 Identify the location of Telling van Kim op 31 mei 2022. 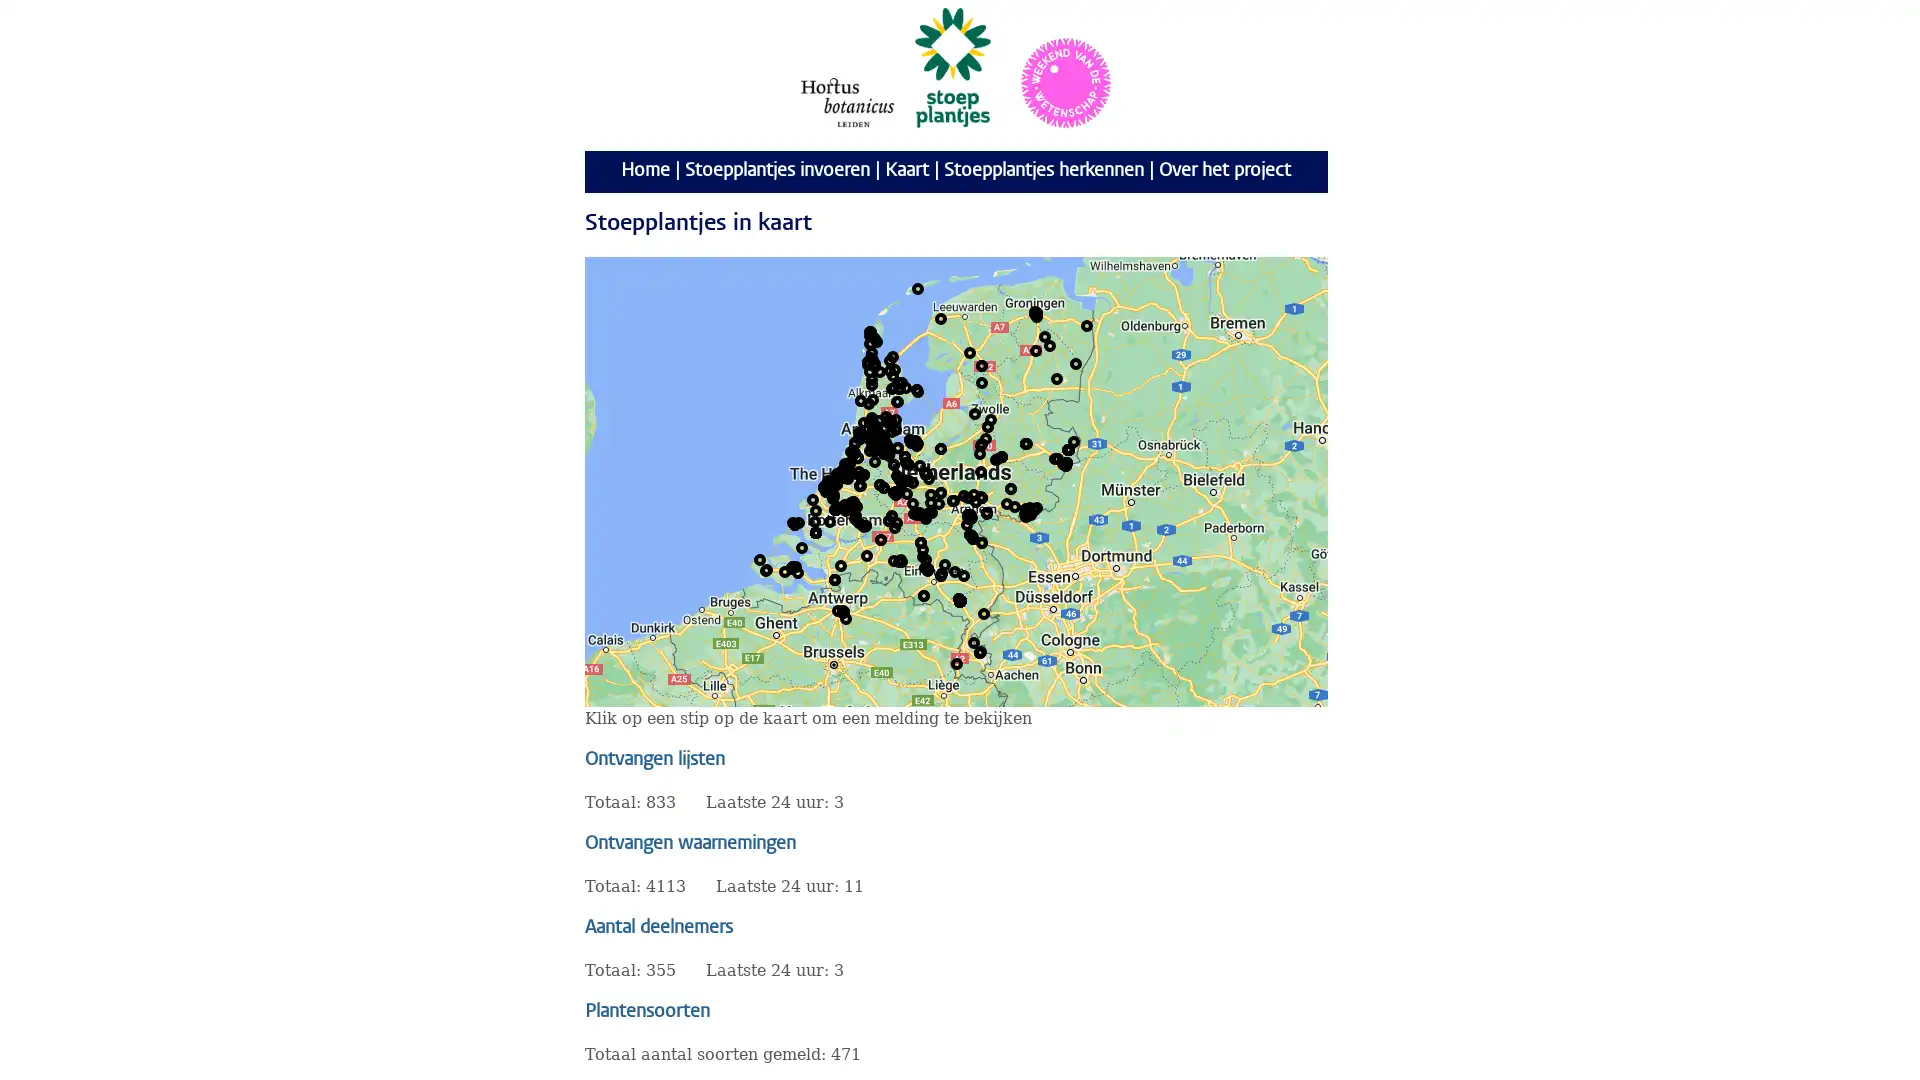
(816, 531).